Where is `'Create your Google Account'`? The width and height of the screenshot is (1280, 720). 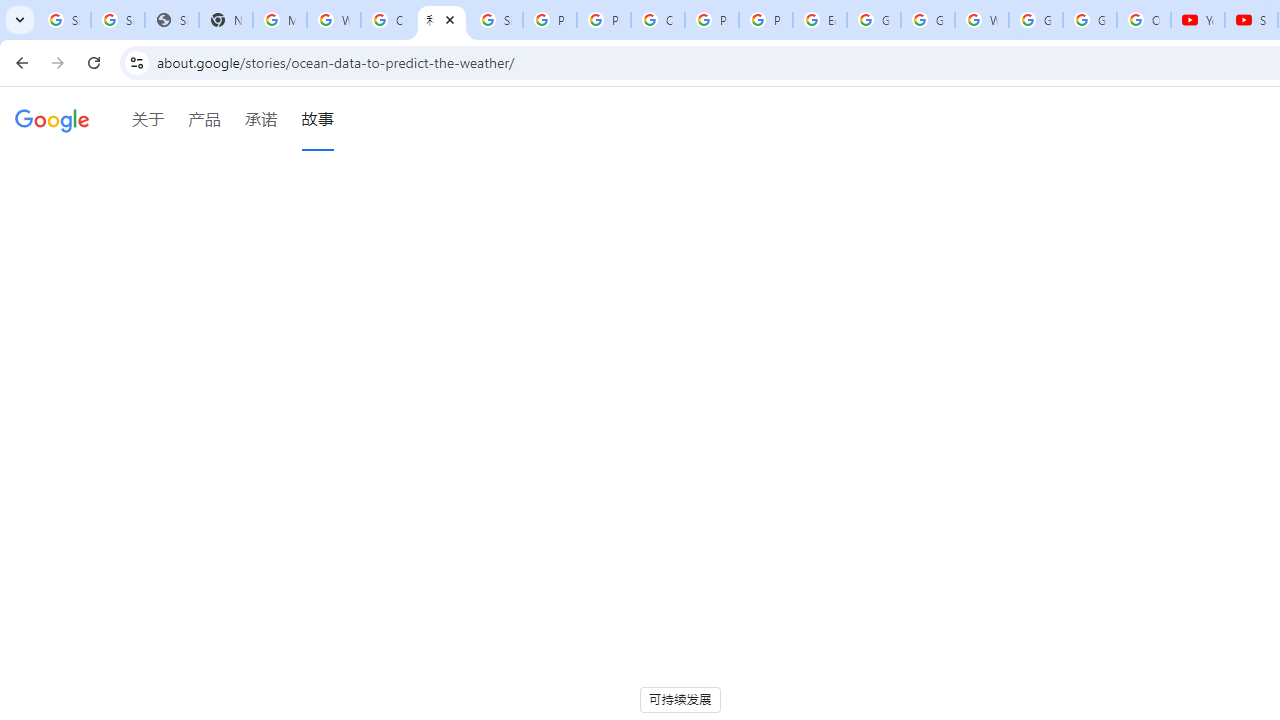 'Create your Google Account' is located at coordinates (387, 20).